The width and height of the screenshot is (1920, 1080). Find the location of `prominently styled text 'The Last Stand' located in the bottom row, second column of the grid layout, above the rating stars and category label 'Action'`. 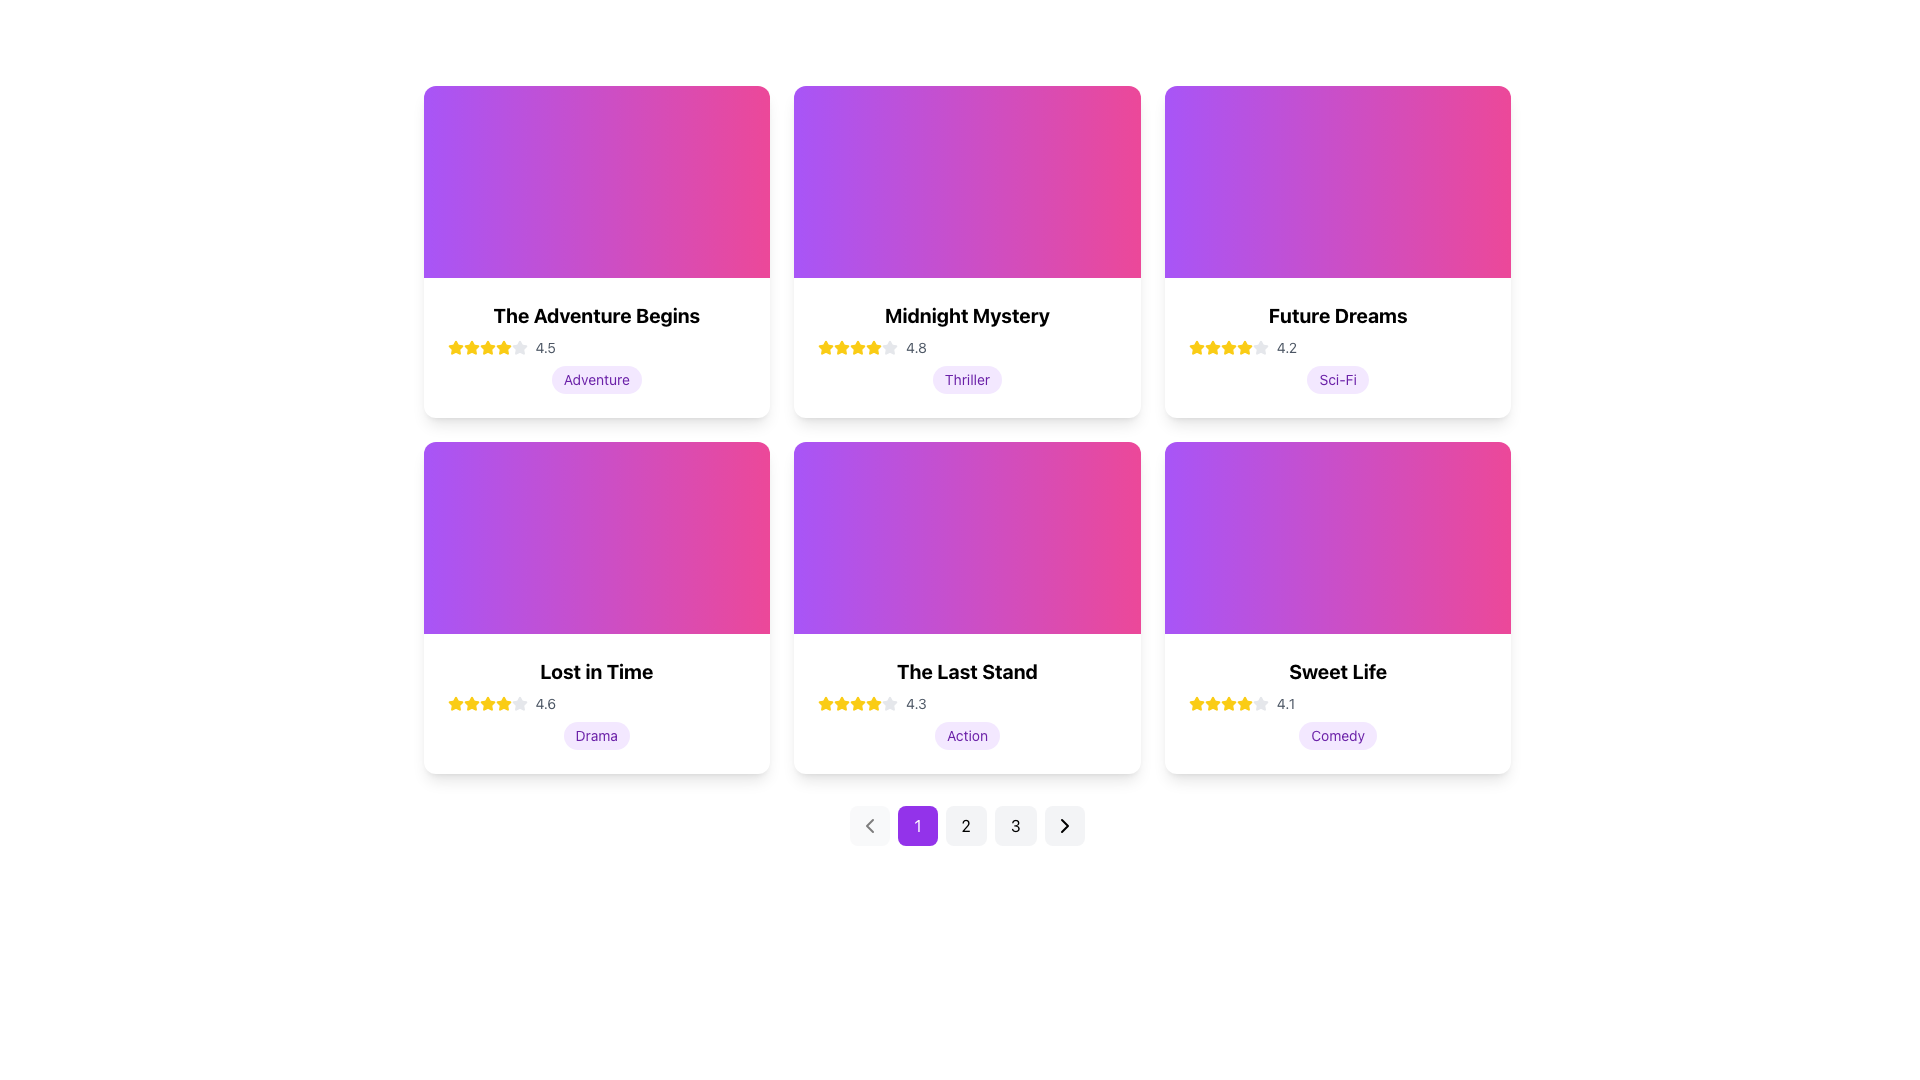

prominently styled text 'The Last Stand' located in the bottom row, second column of the grid layout, above the rating stars and category label 'Action' is located at coordinates (967, 671).